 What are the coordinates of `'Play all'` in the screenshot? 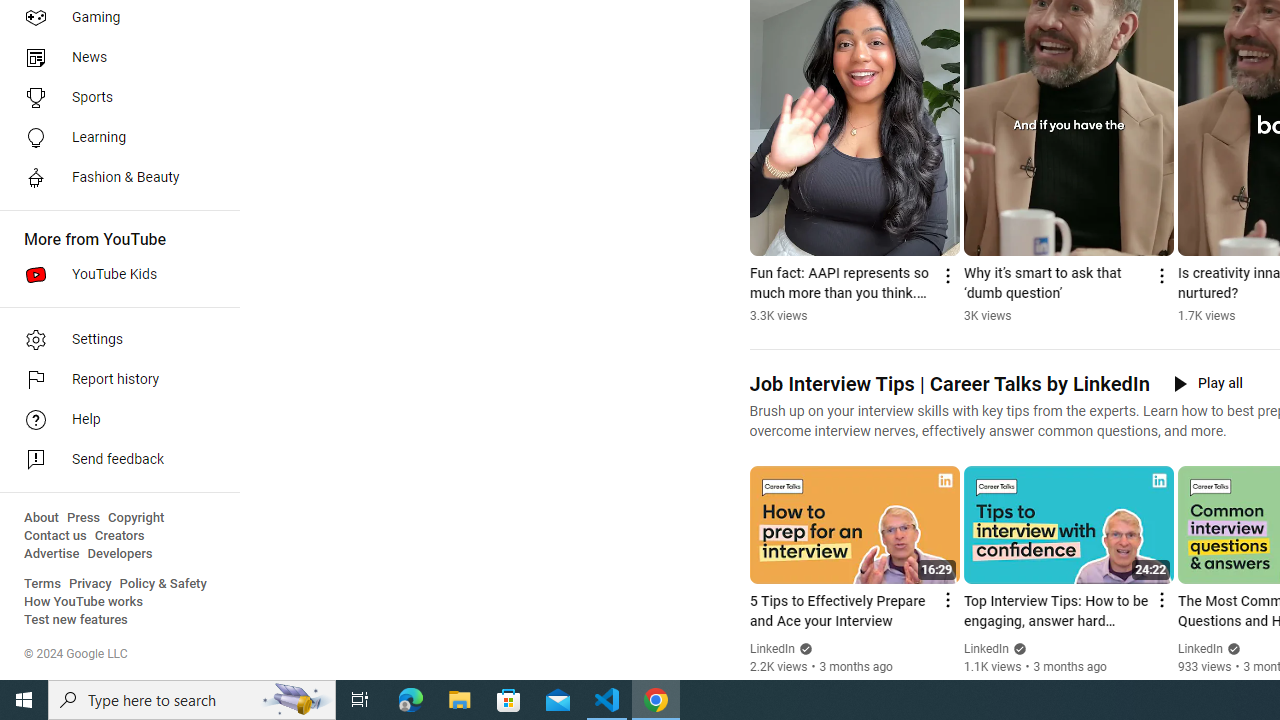 It's located at (1207, 384).